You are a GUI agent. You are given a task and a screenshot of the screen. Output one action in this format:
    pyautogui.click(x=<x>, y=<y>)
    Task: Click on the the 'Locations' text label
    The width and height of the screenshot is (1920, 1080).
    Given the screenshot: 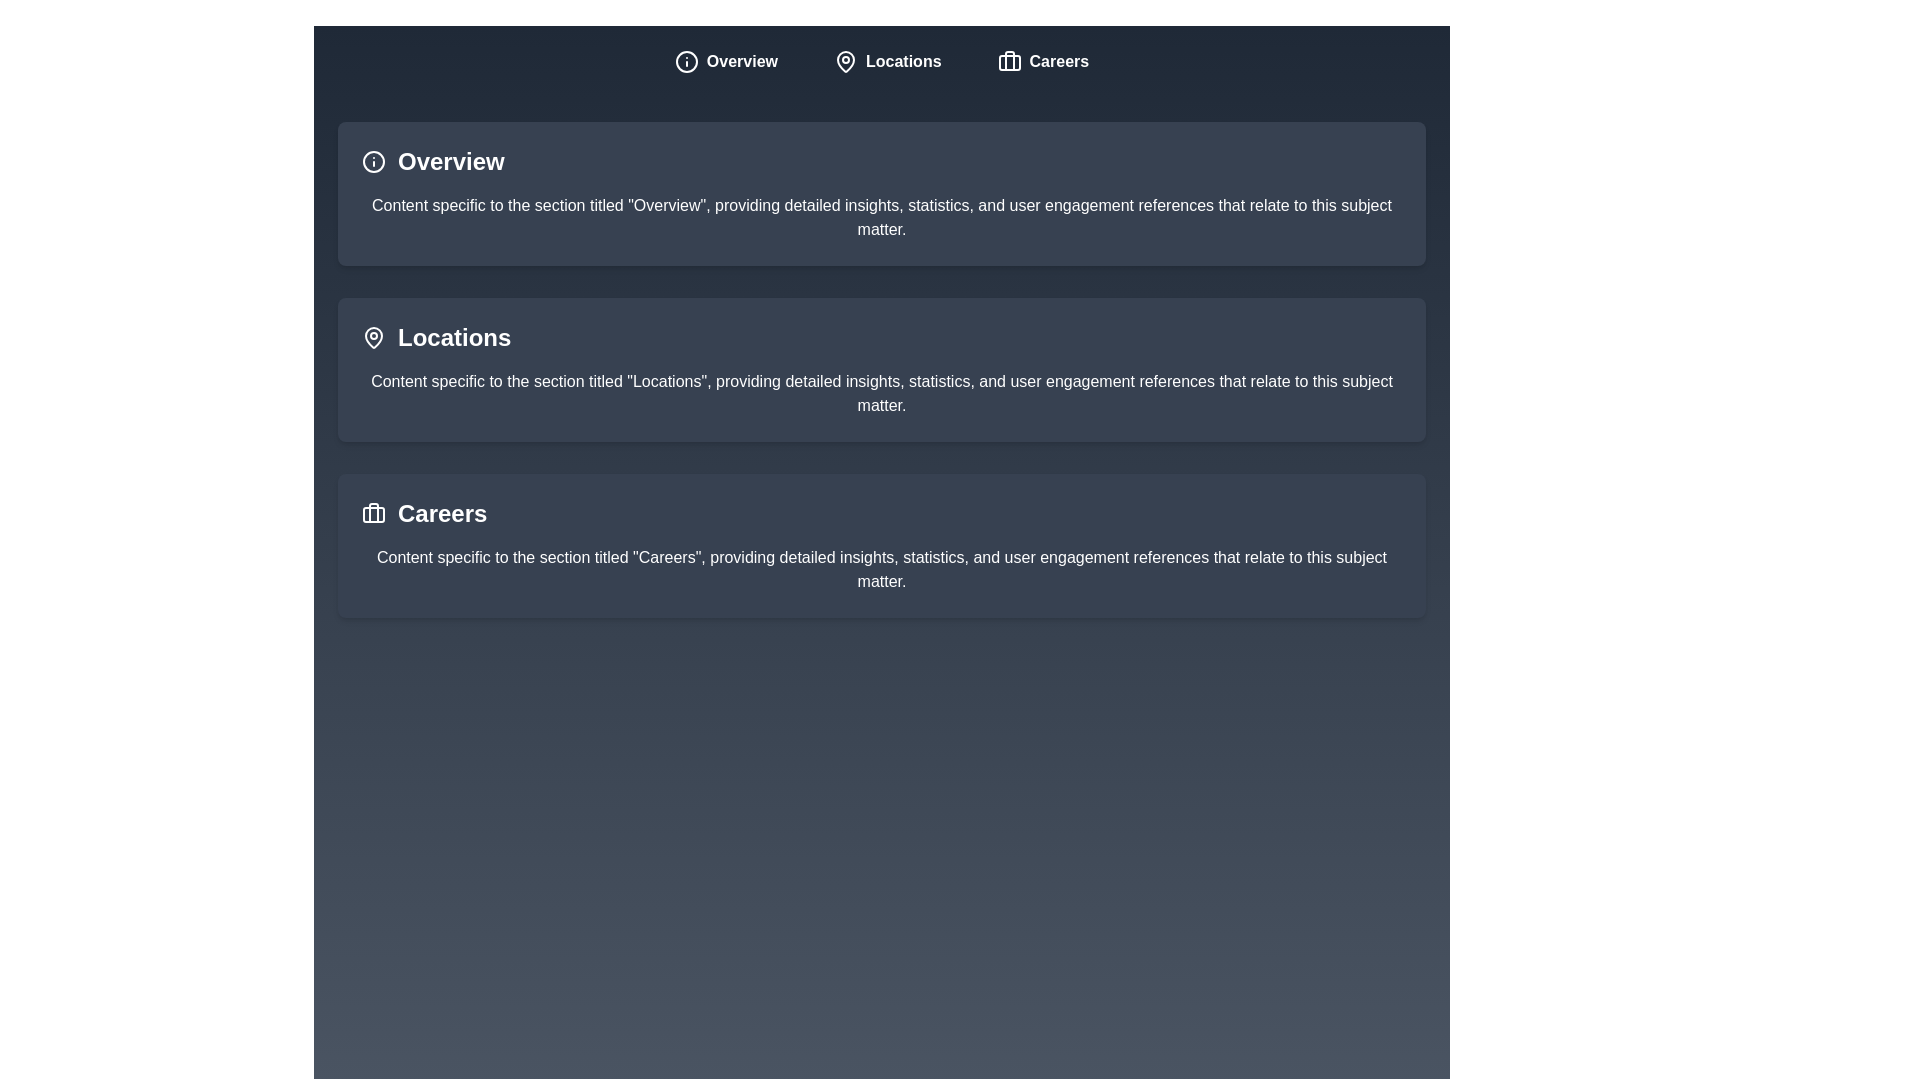 What is the action you would take?
    pyautogui.click(x=453, y=337)
    